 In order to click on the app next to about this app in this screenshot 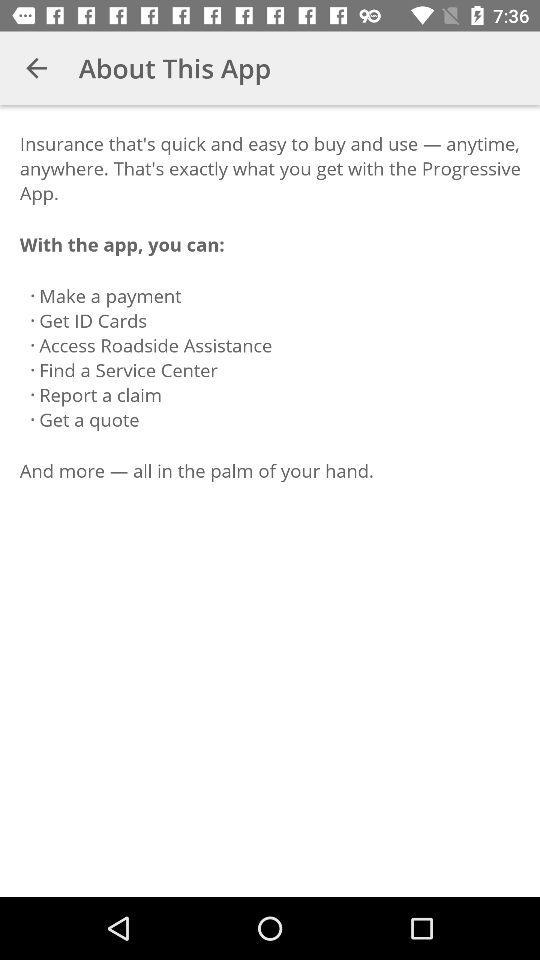, I will do `click(36, 68)`.